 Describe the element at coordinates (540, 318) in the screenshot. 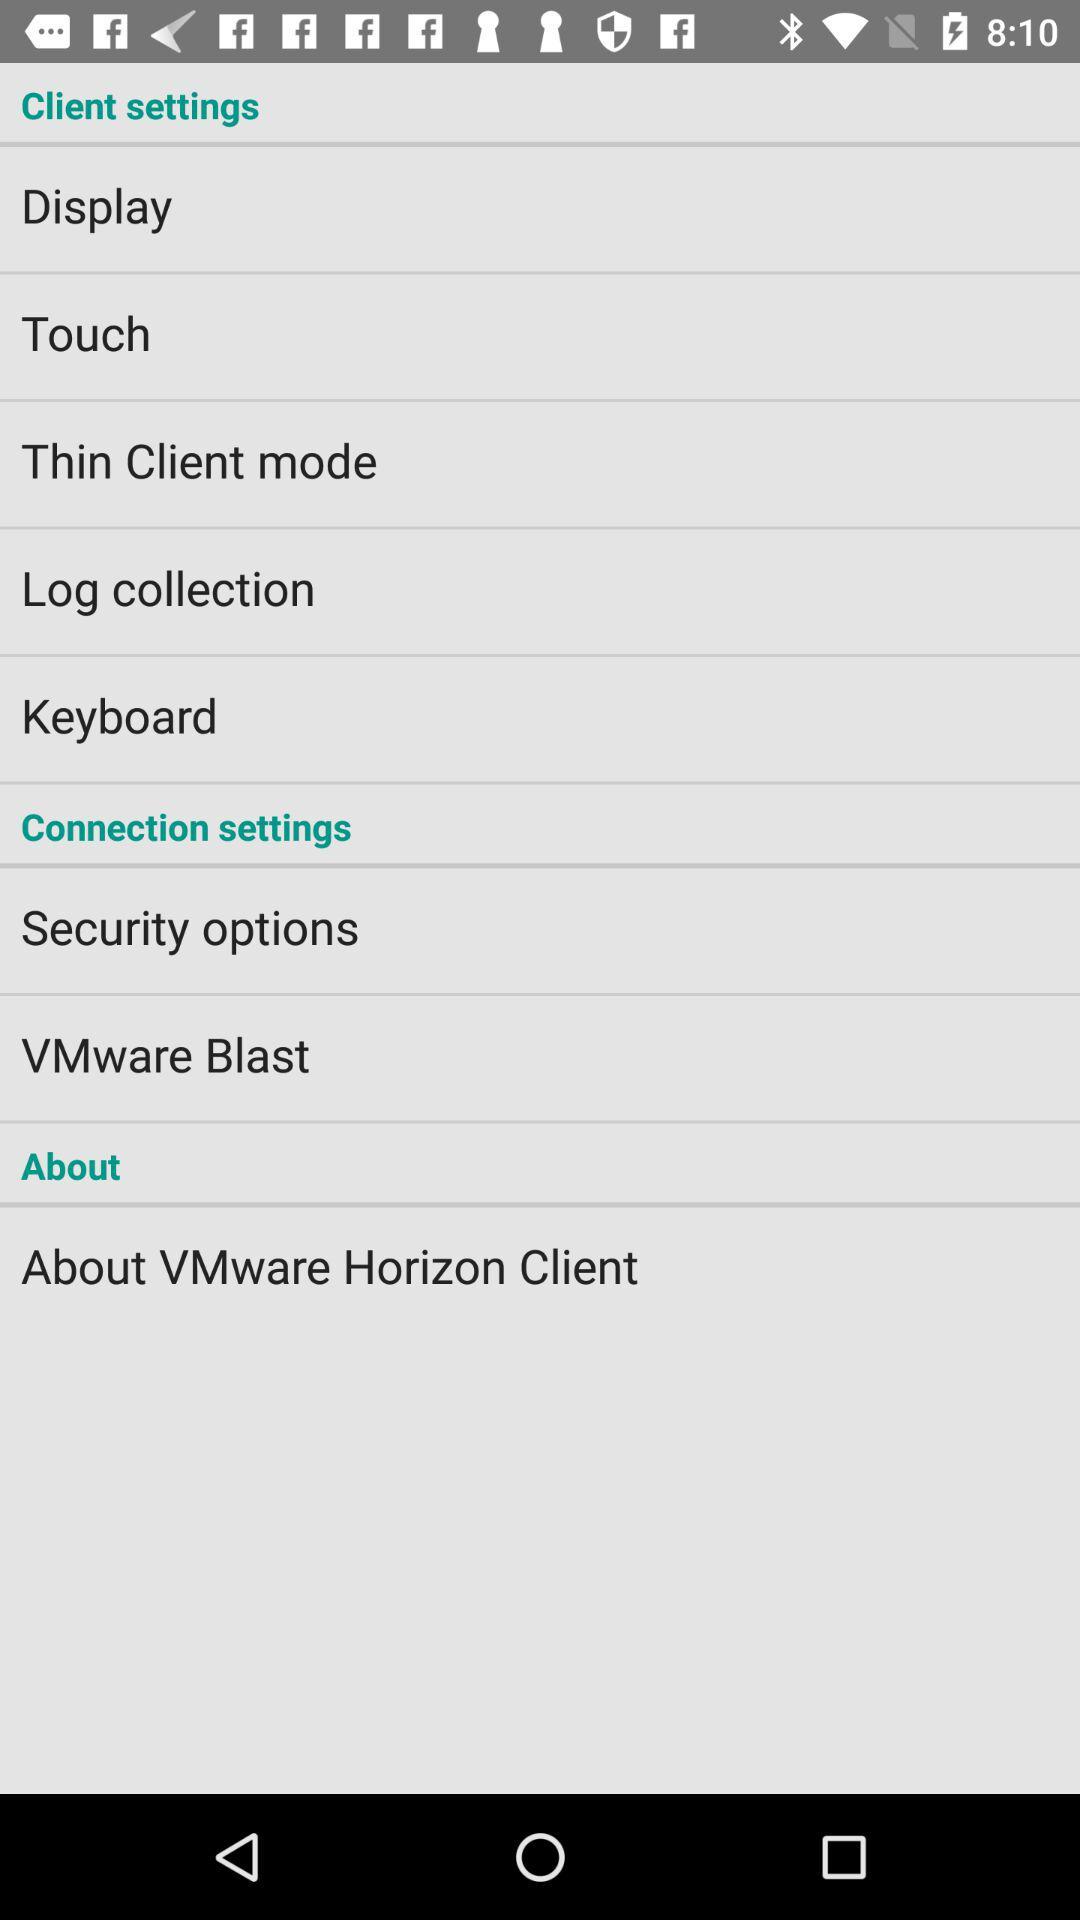

I see `touch icon` at that location.